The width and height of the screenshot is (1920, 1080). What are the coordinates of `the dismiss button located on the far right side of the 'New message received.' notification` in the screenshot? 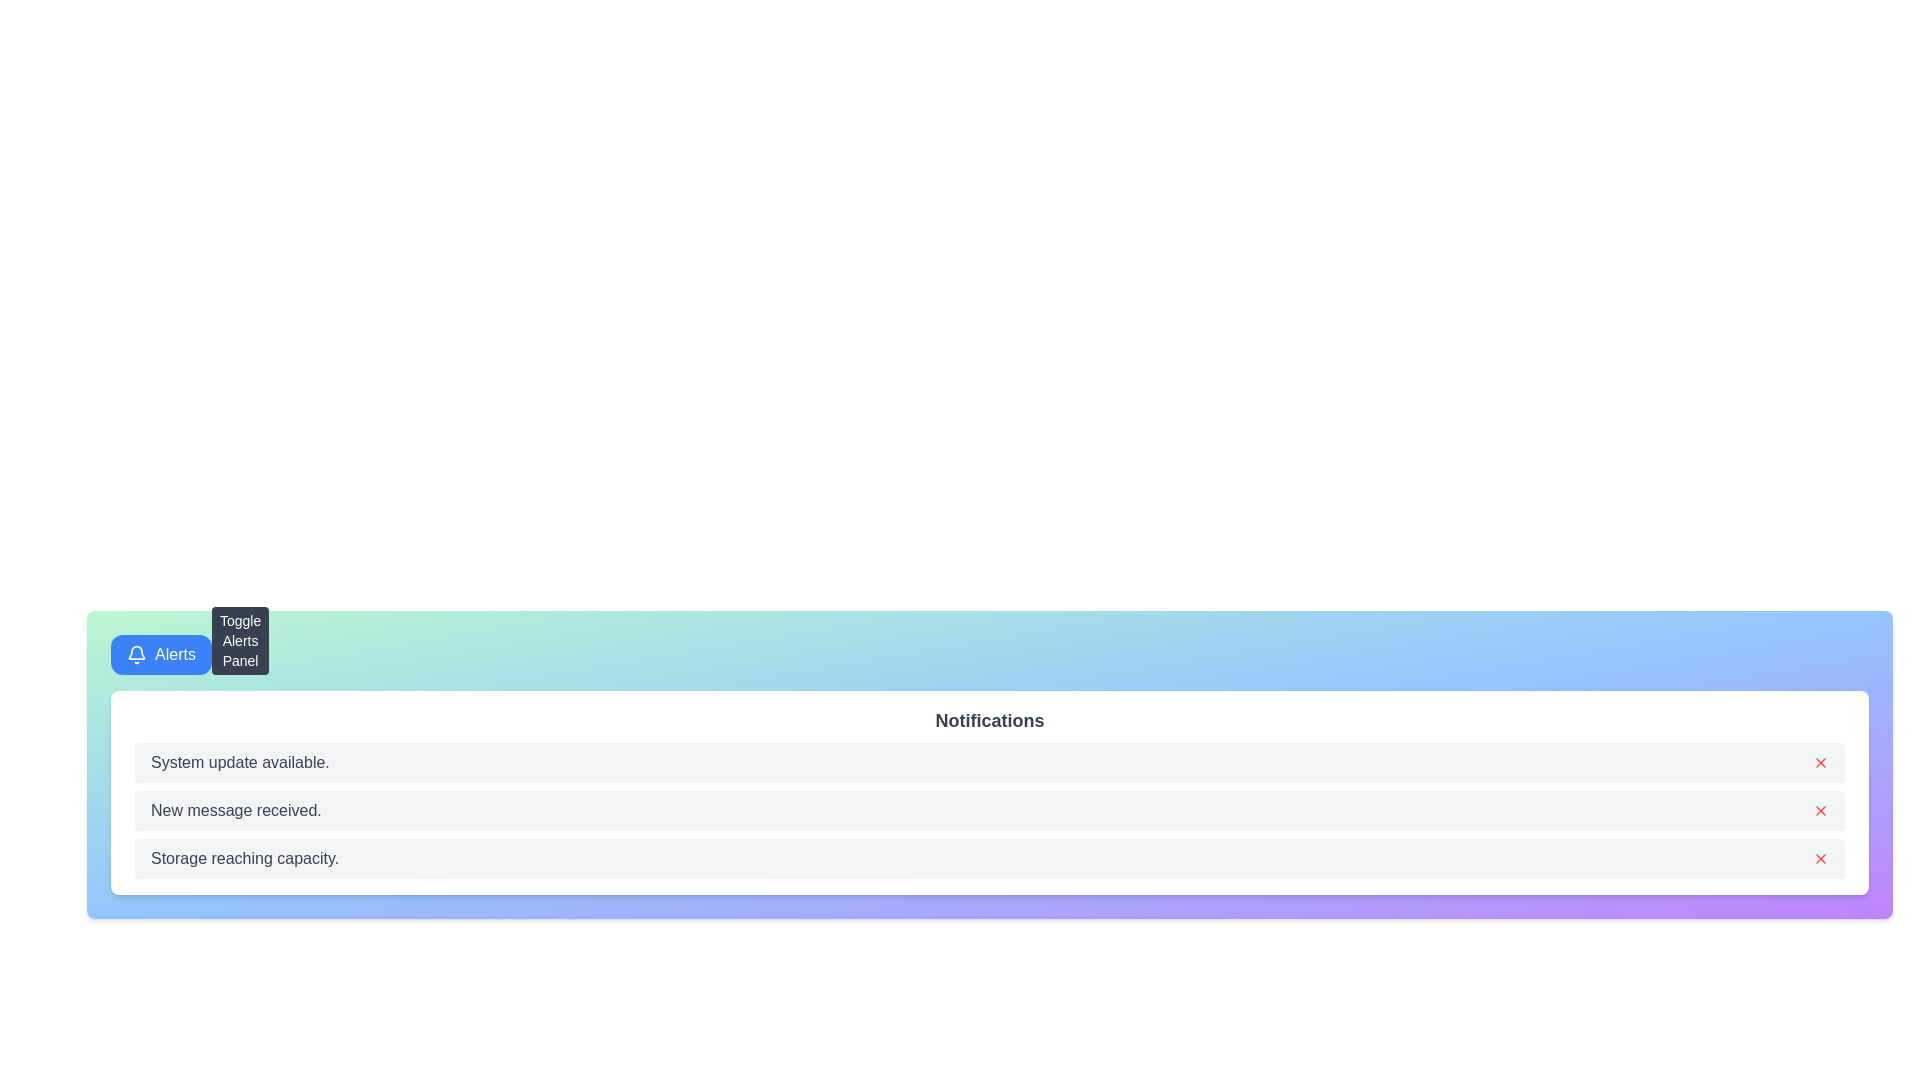 It's located at (1820, 810).